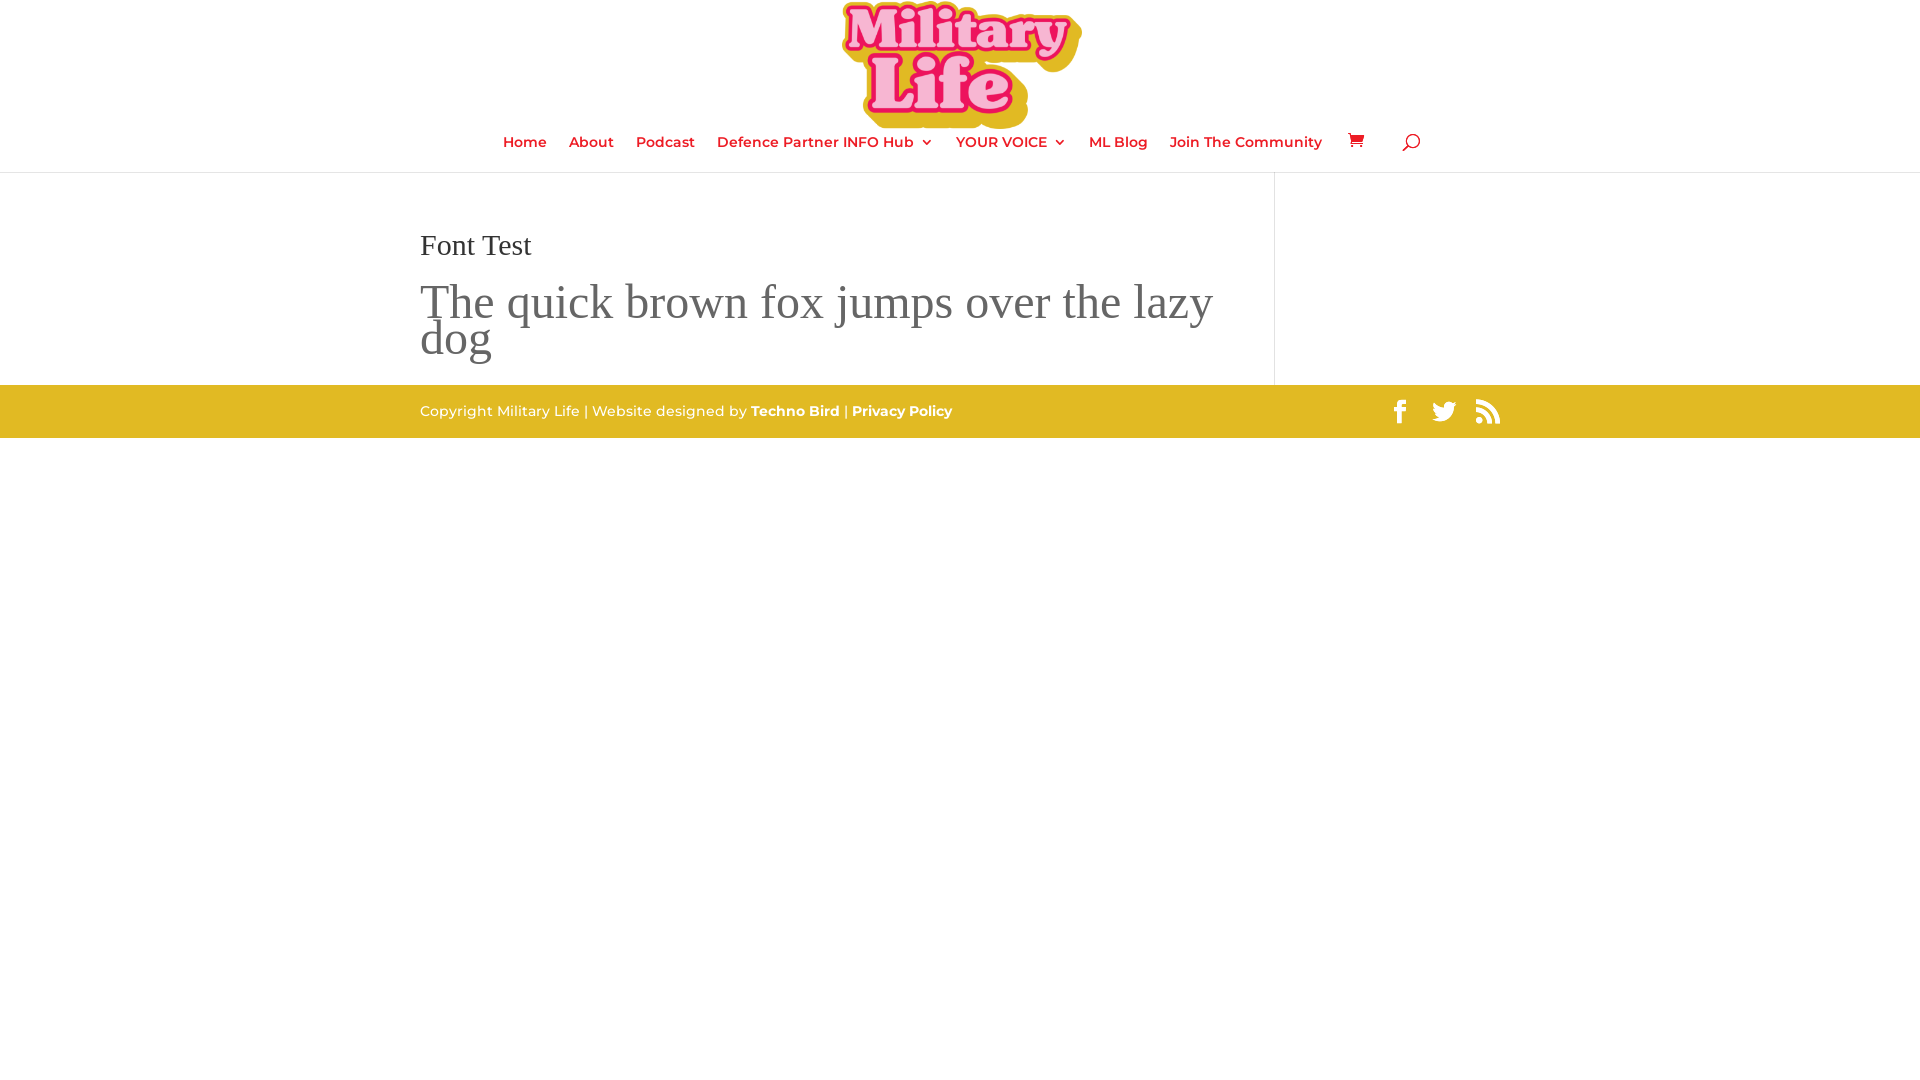  Describe the element at coordinates (901, 410) in the screenshot. I see `'Privacy Policy'` at that location.